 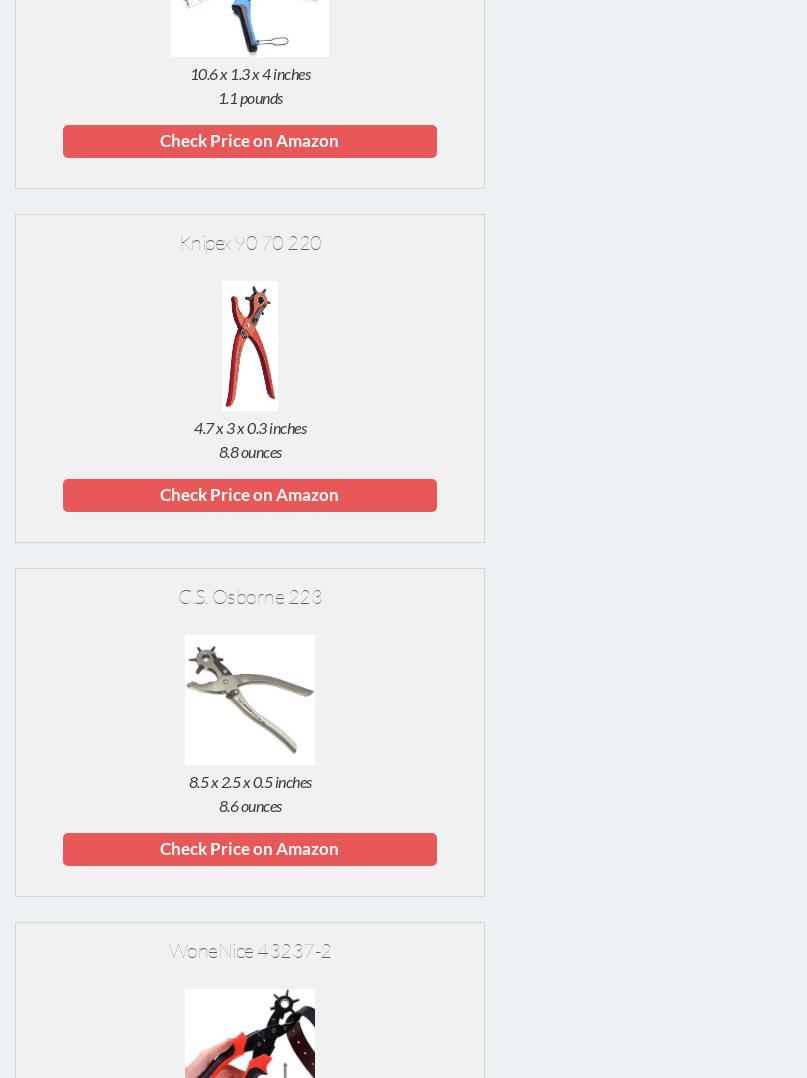 I want to click on '8.5 x 2.5 x 0.5 inches', so click(x=248, y=780).